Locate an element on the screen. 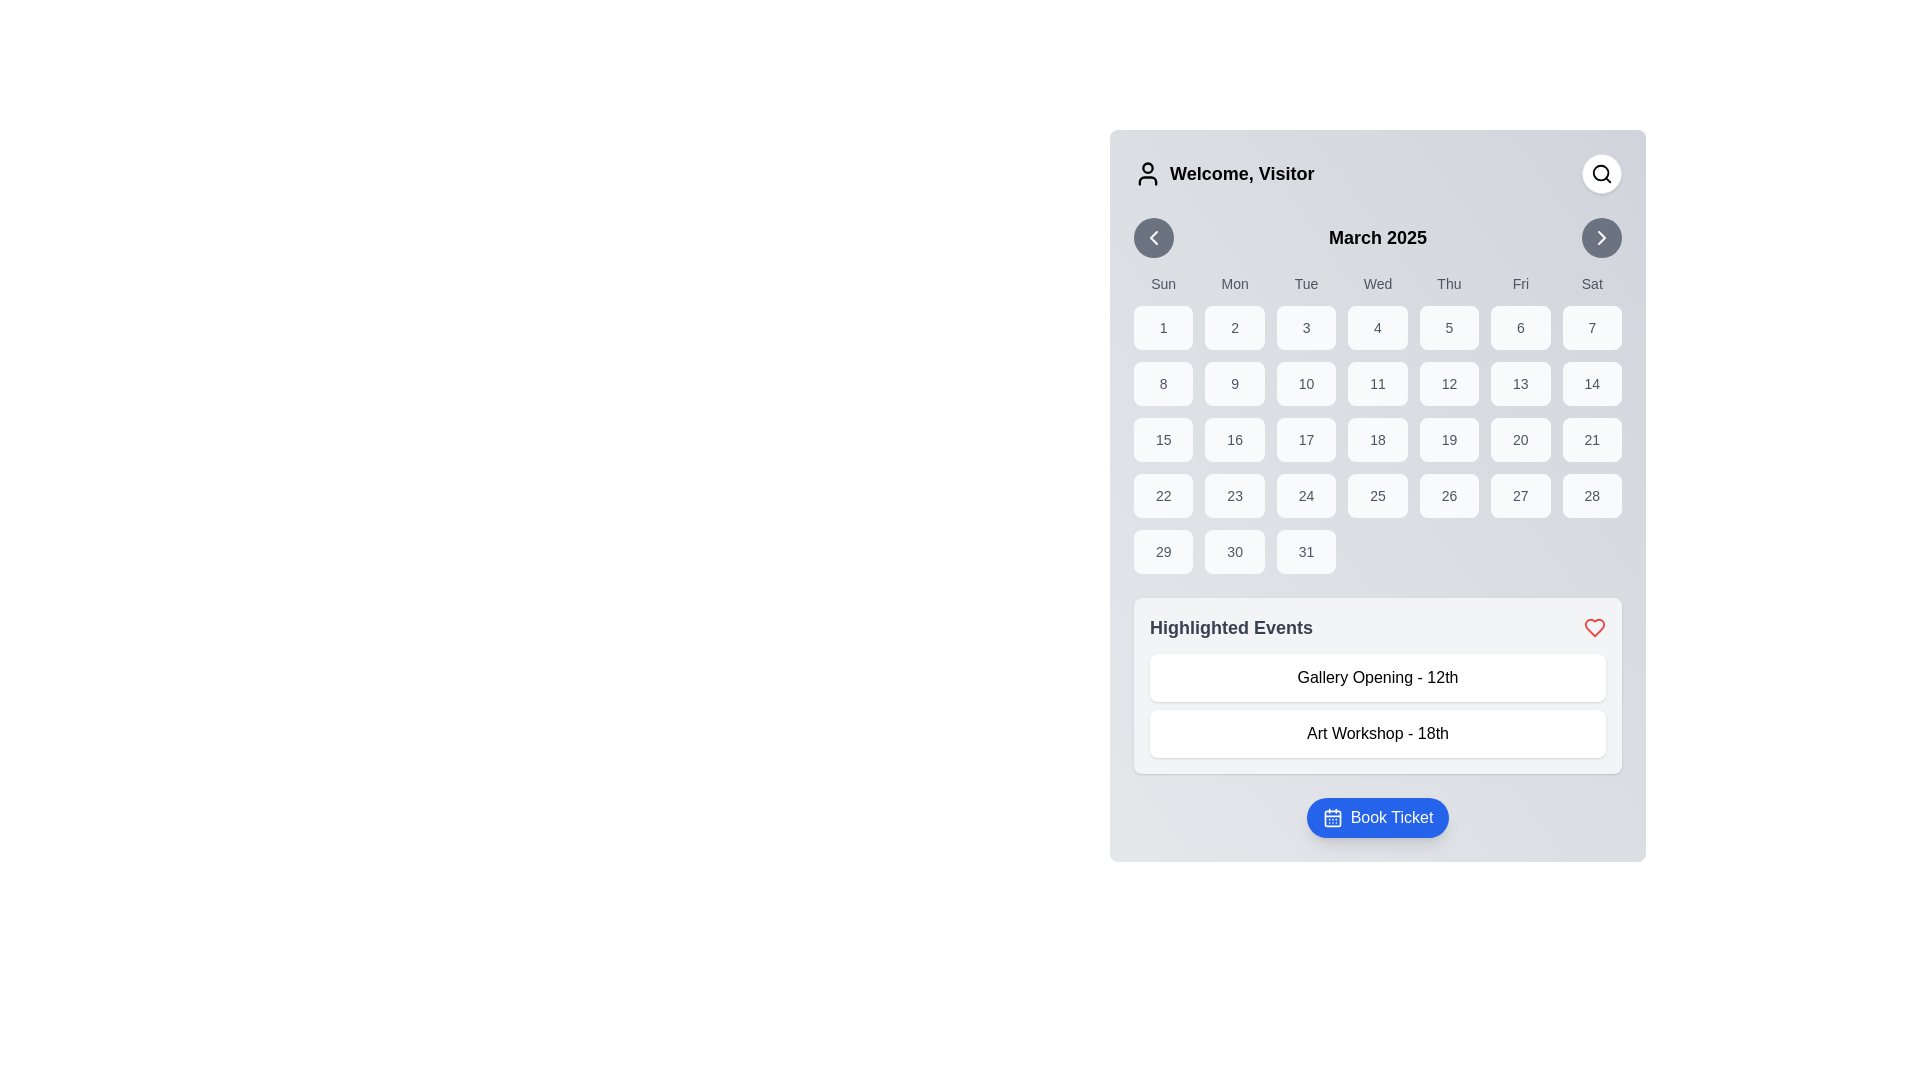  the static text label indicating 'Tue' in the week header of the calendar layout, which is the third of seven day labels is located at coordinates (1306, 284).